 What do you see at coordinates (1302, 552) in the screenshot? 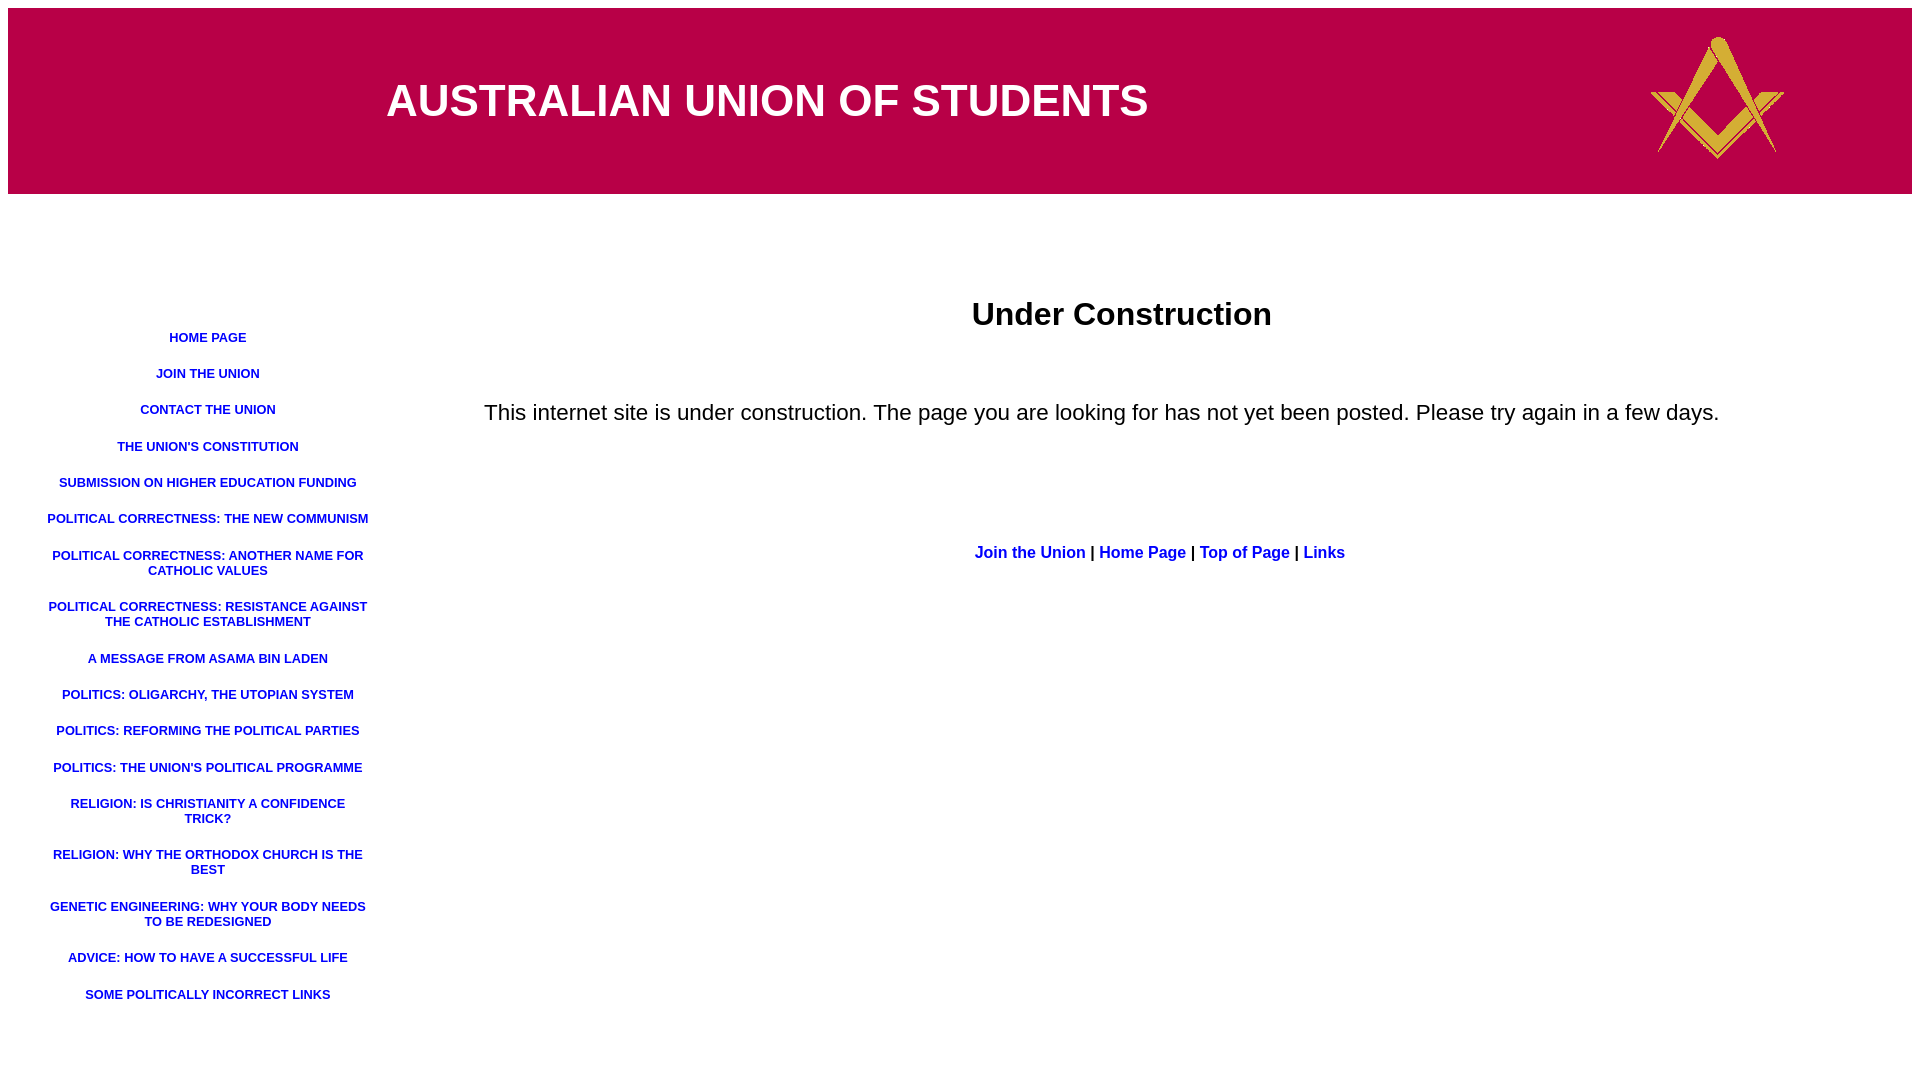
I see `'Links'` at bounding box center [1302, 552].